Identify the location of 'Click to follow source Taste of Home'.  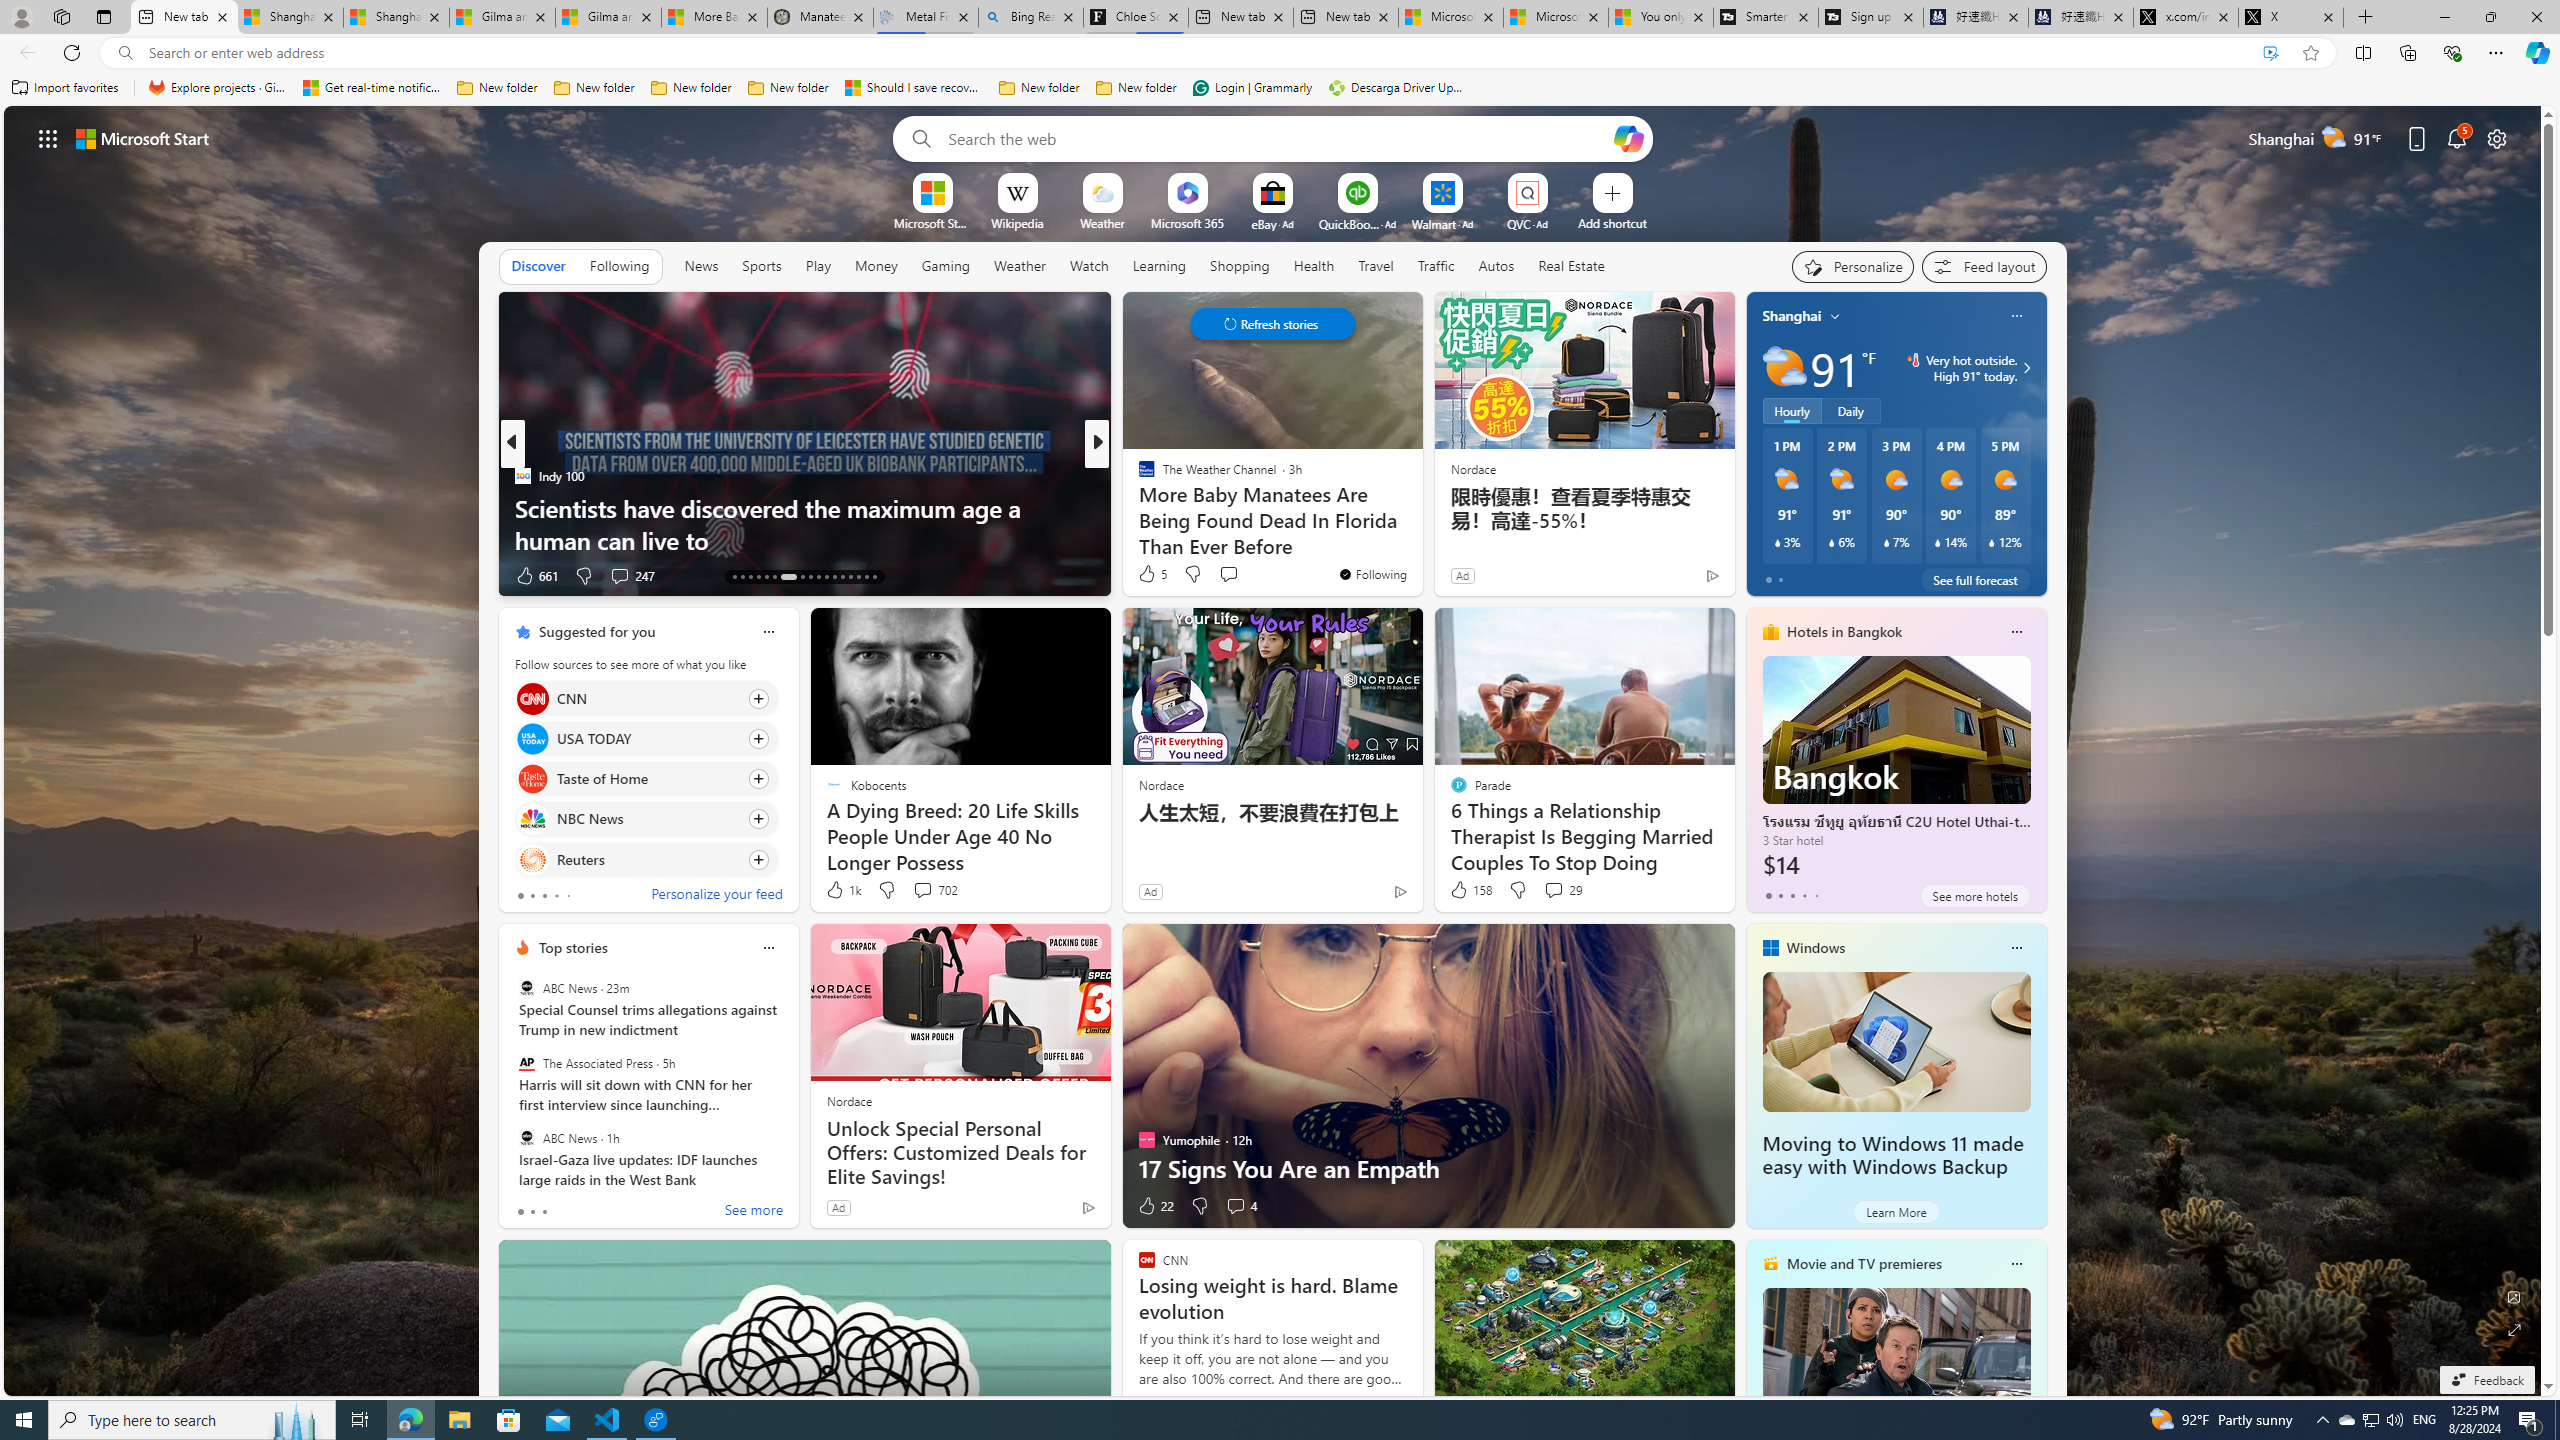
(645, 778).